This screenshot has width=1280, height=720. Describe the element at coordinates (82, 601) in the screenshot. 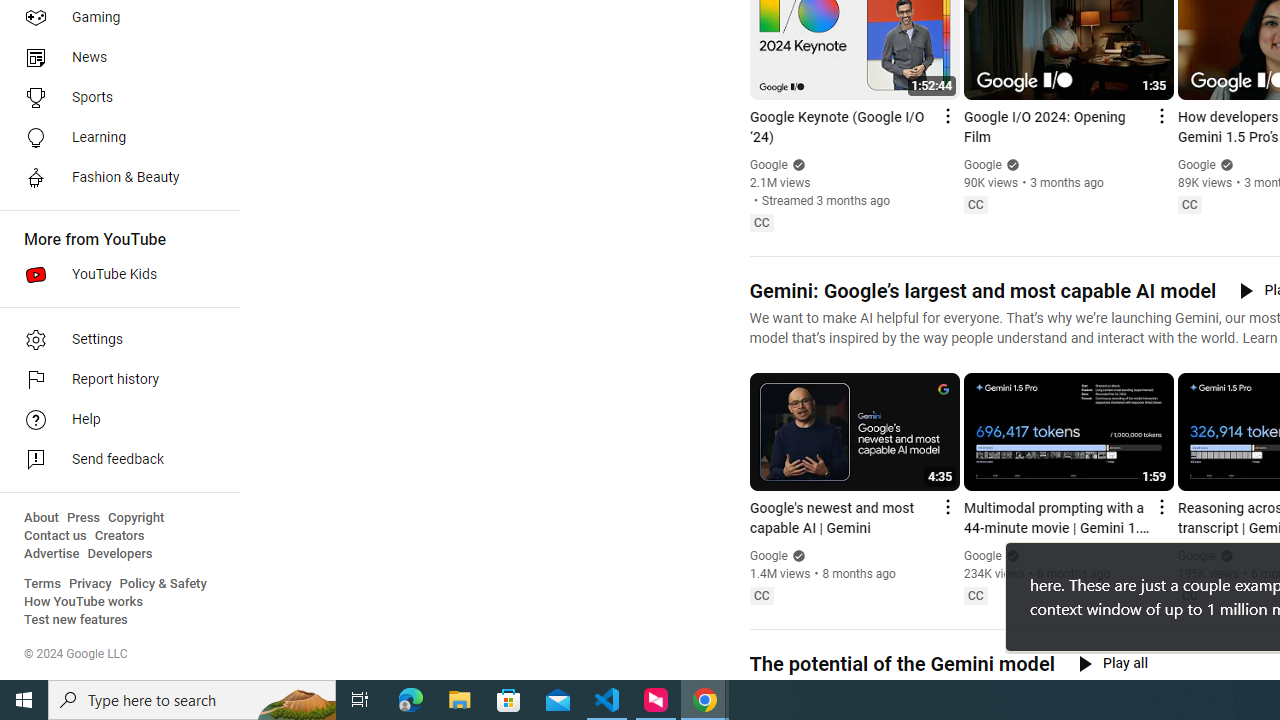

I see `'How YouTube works'` at that location.